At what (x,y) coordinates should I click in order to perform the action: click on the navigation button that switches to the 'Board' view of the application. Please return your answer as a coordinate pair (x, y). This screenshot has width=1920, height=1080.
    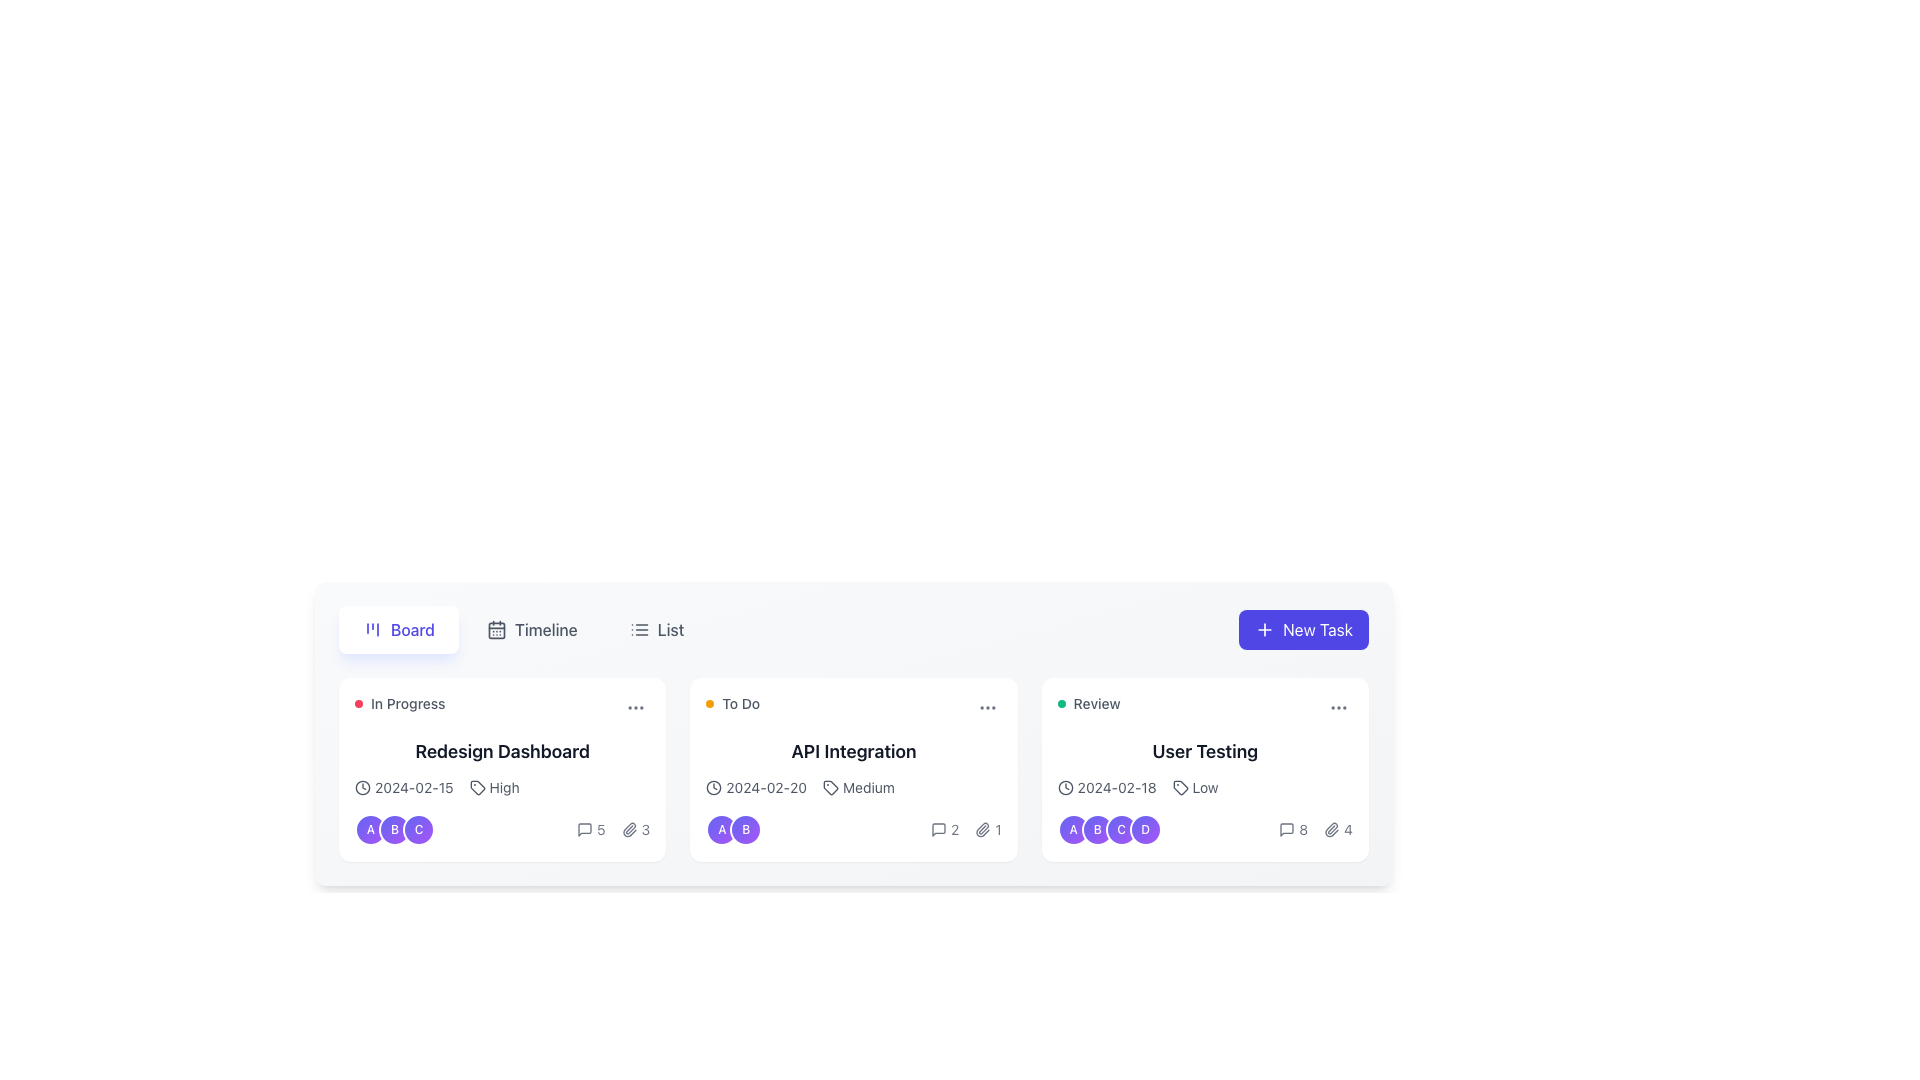
    Looking at the image, I should click on (398, 628).